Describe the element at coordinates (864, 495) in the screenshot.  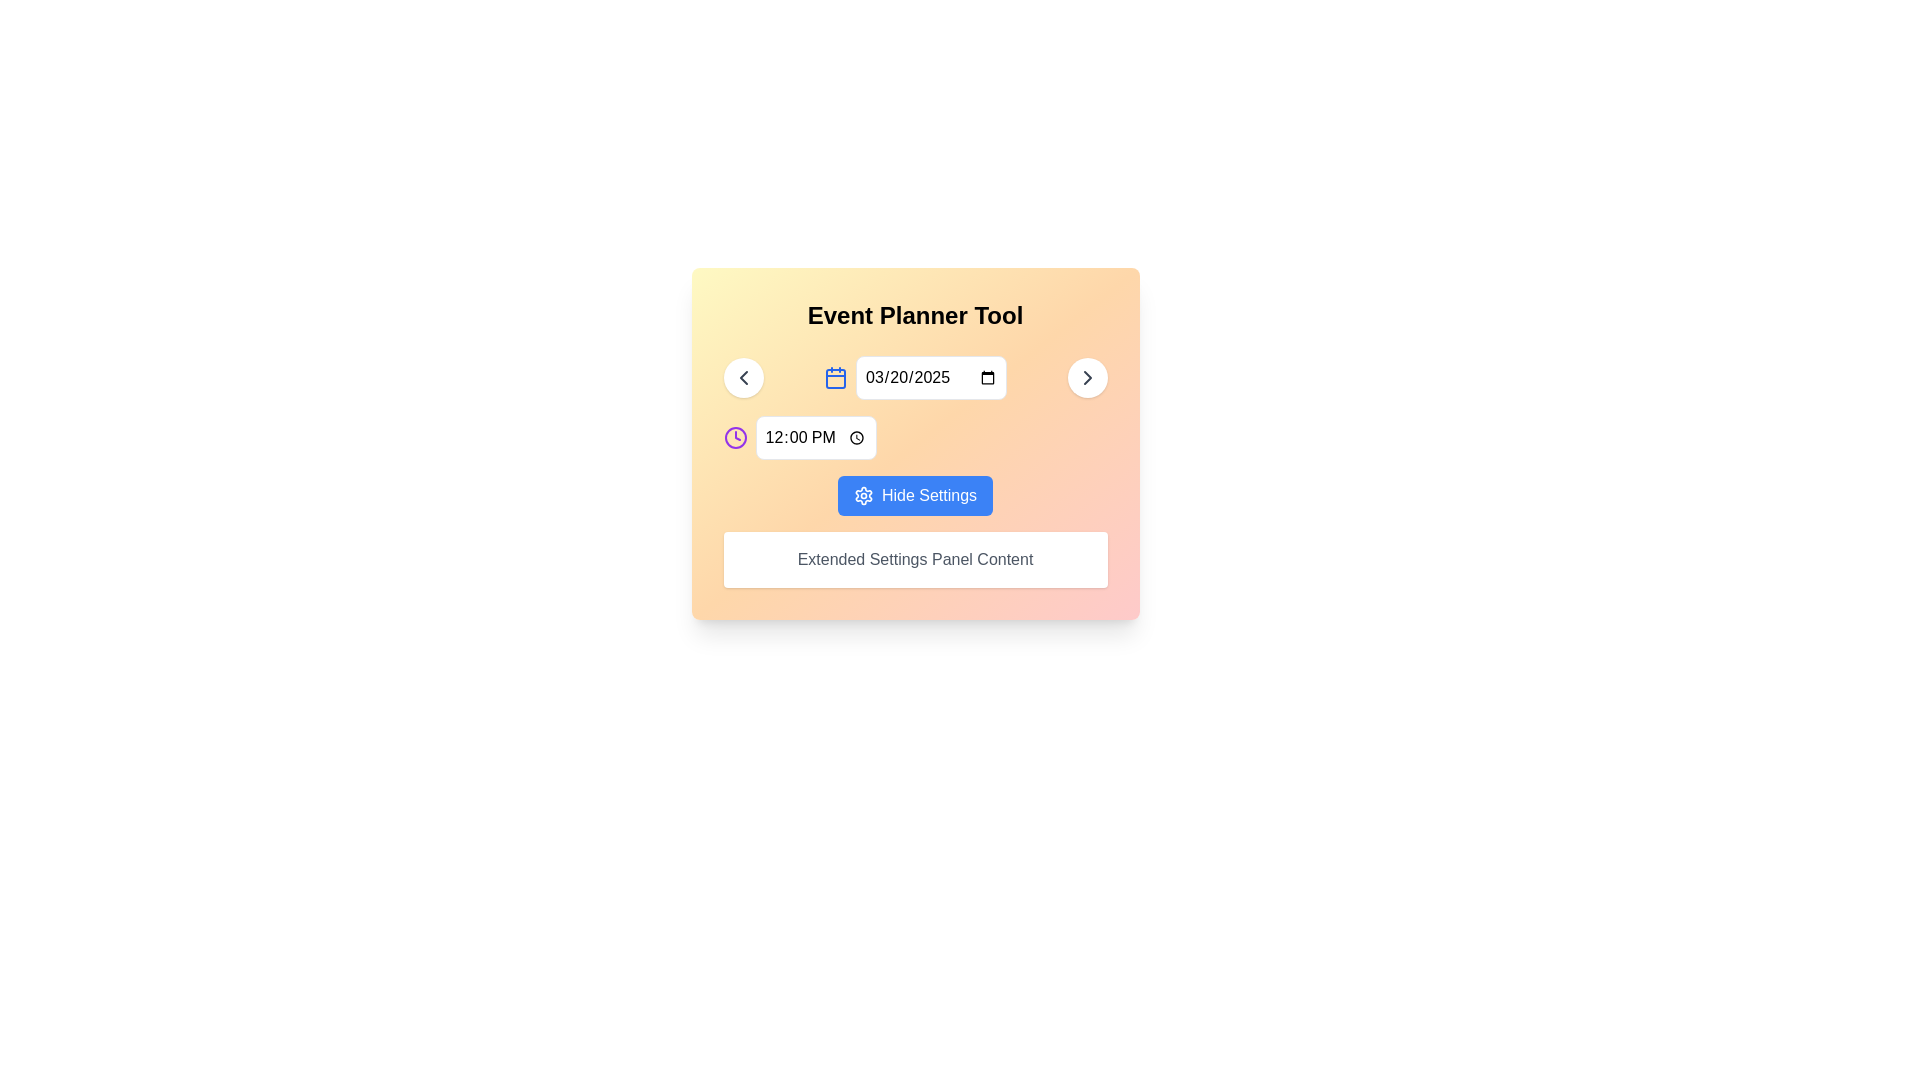
I see `the settings icon located to the left of the 'Hide Settings' text within the button at the bottom half of the card` at that location.